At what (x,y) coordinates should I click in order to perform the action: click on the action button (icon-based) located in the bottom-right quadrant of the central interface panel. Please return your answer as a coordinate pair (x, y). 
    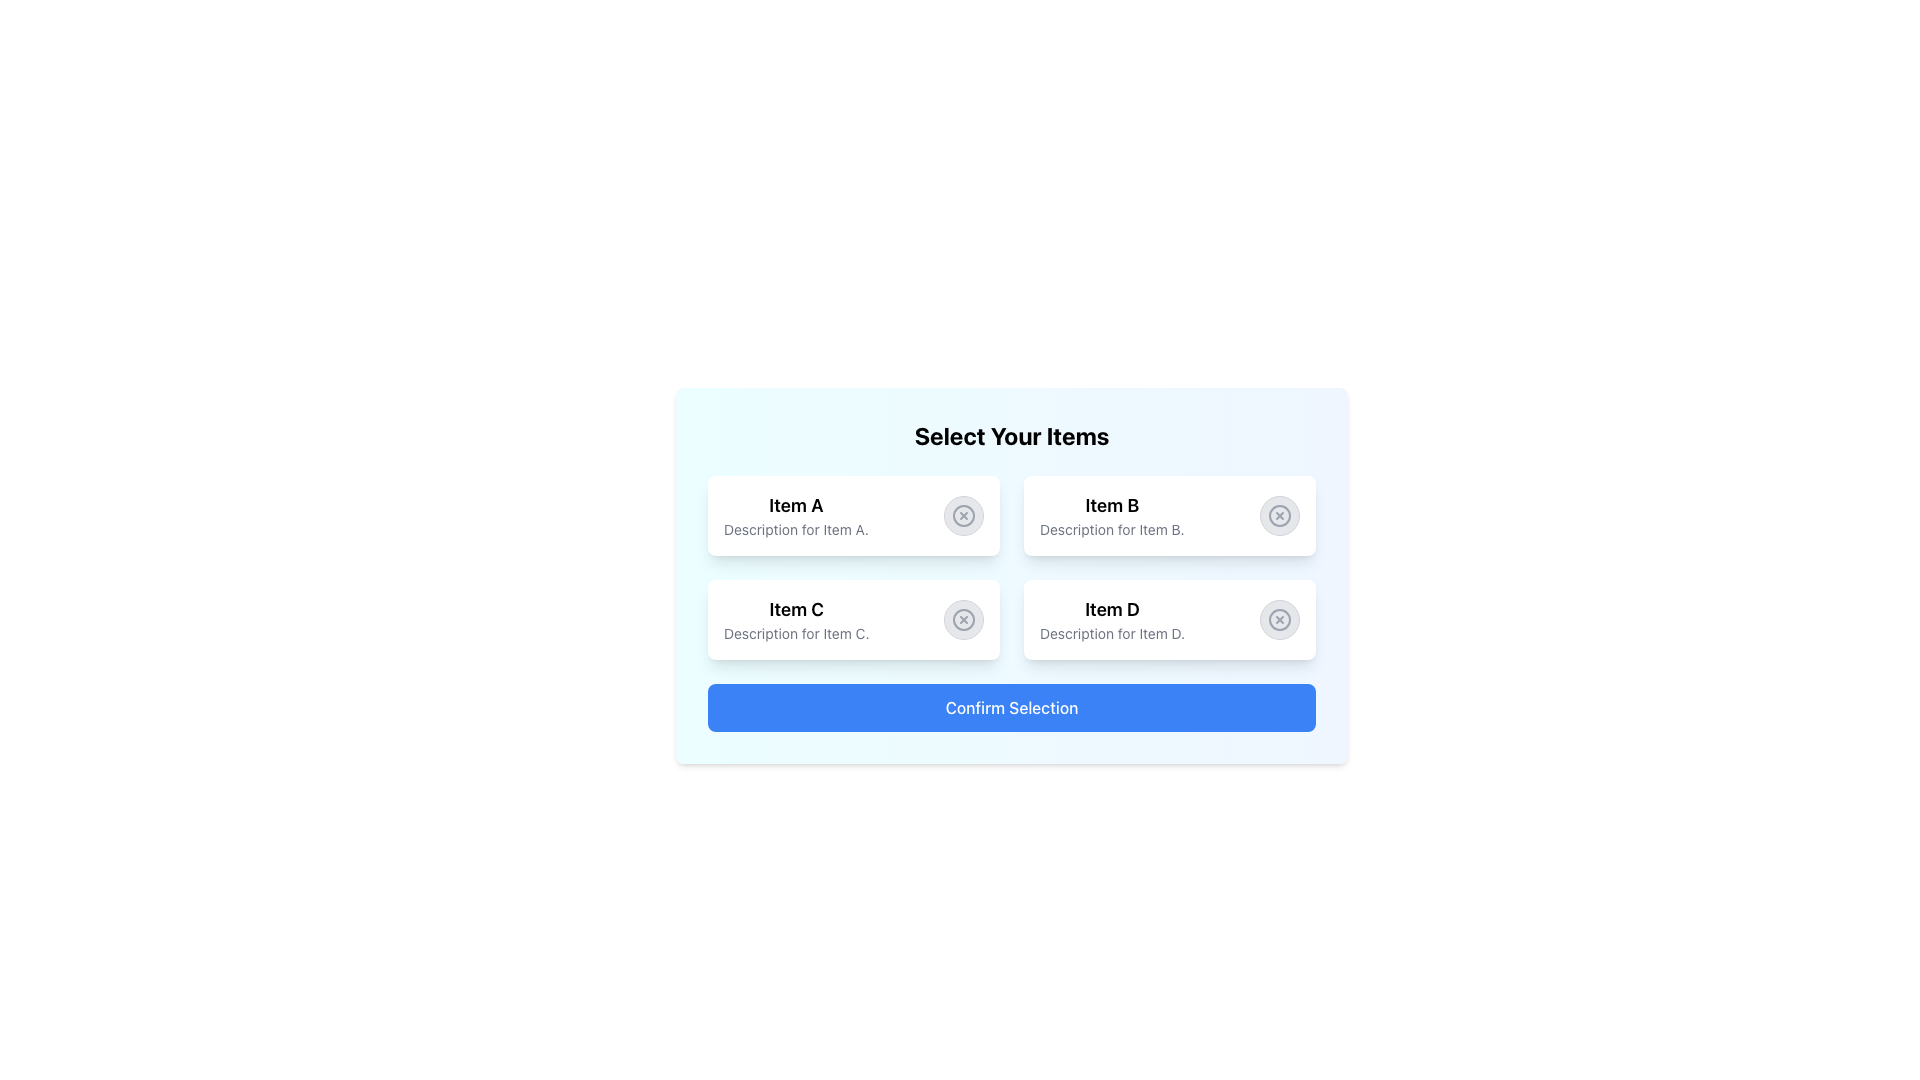
    Looking at the image, I should click on (1280, 619).